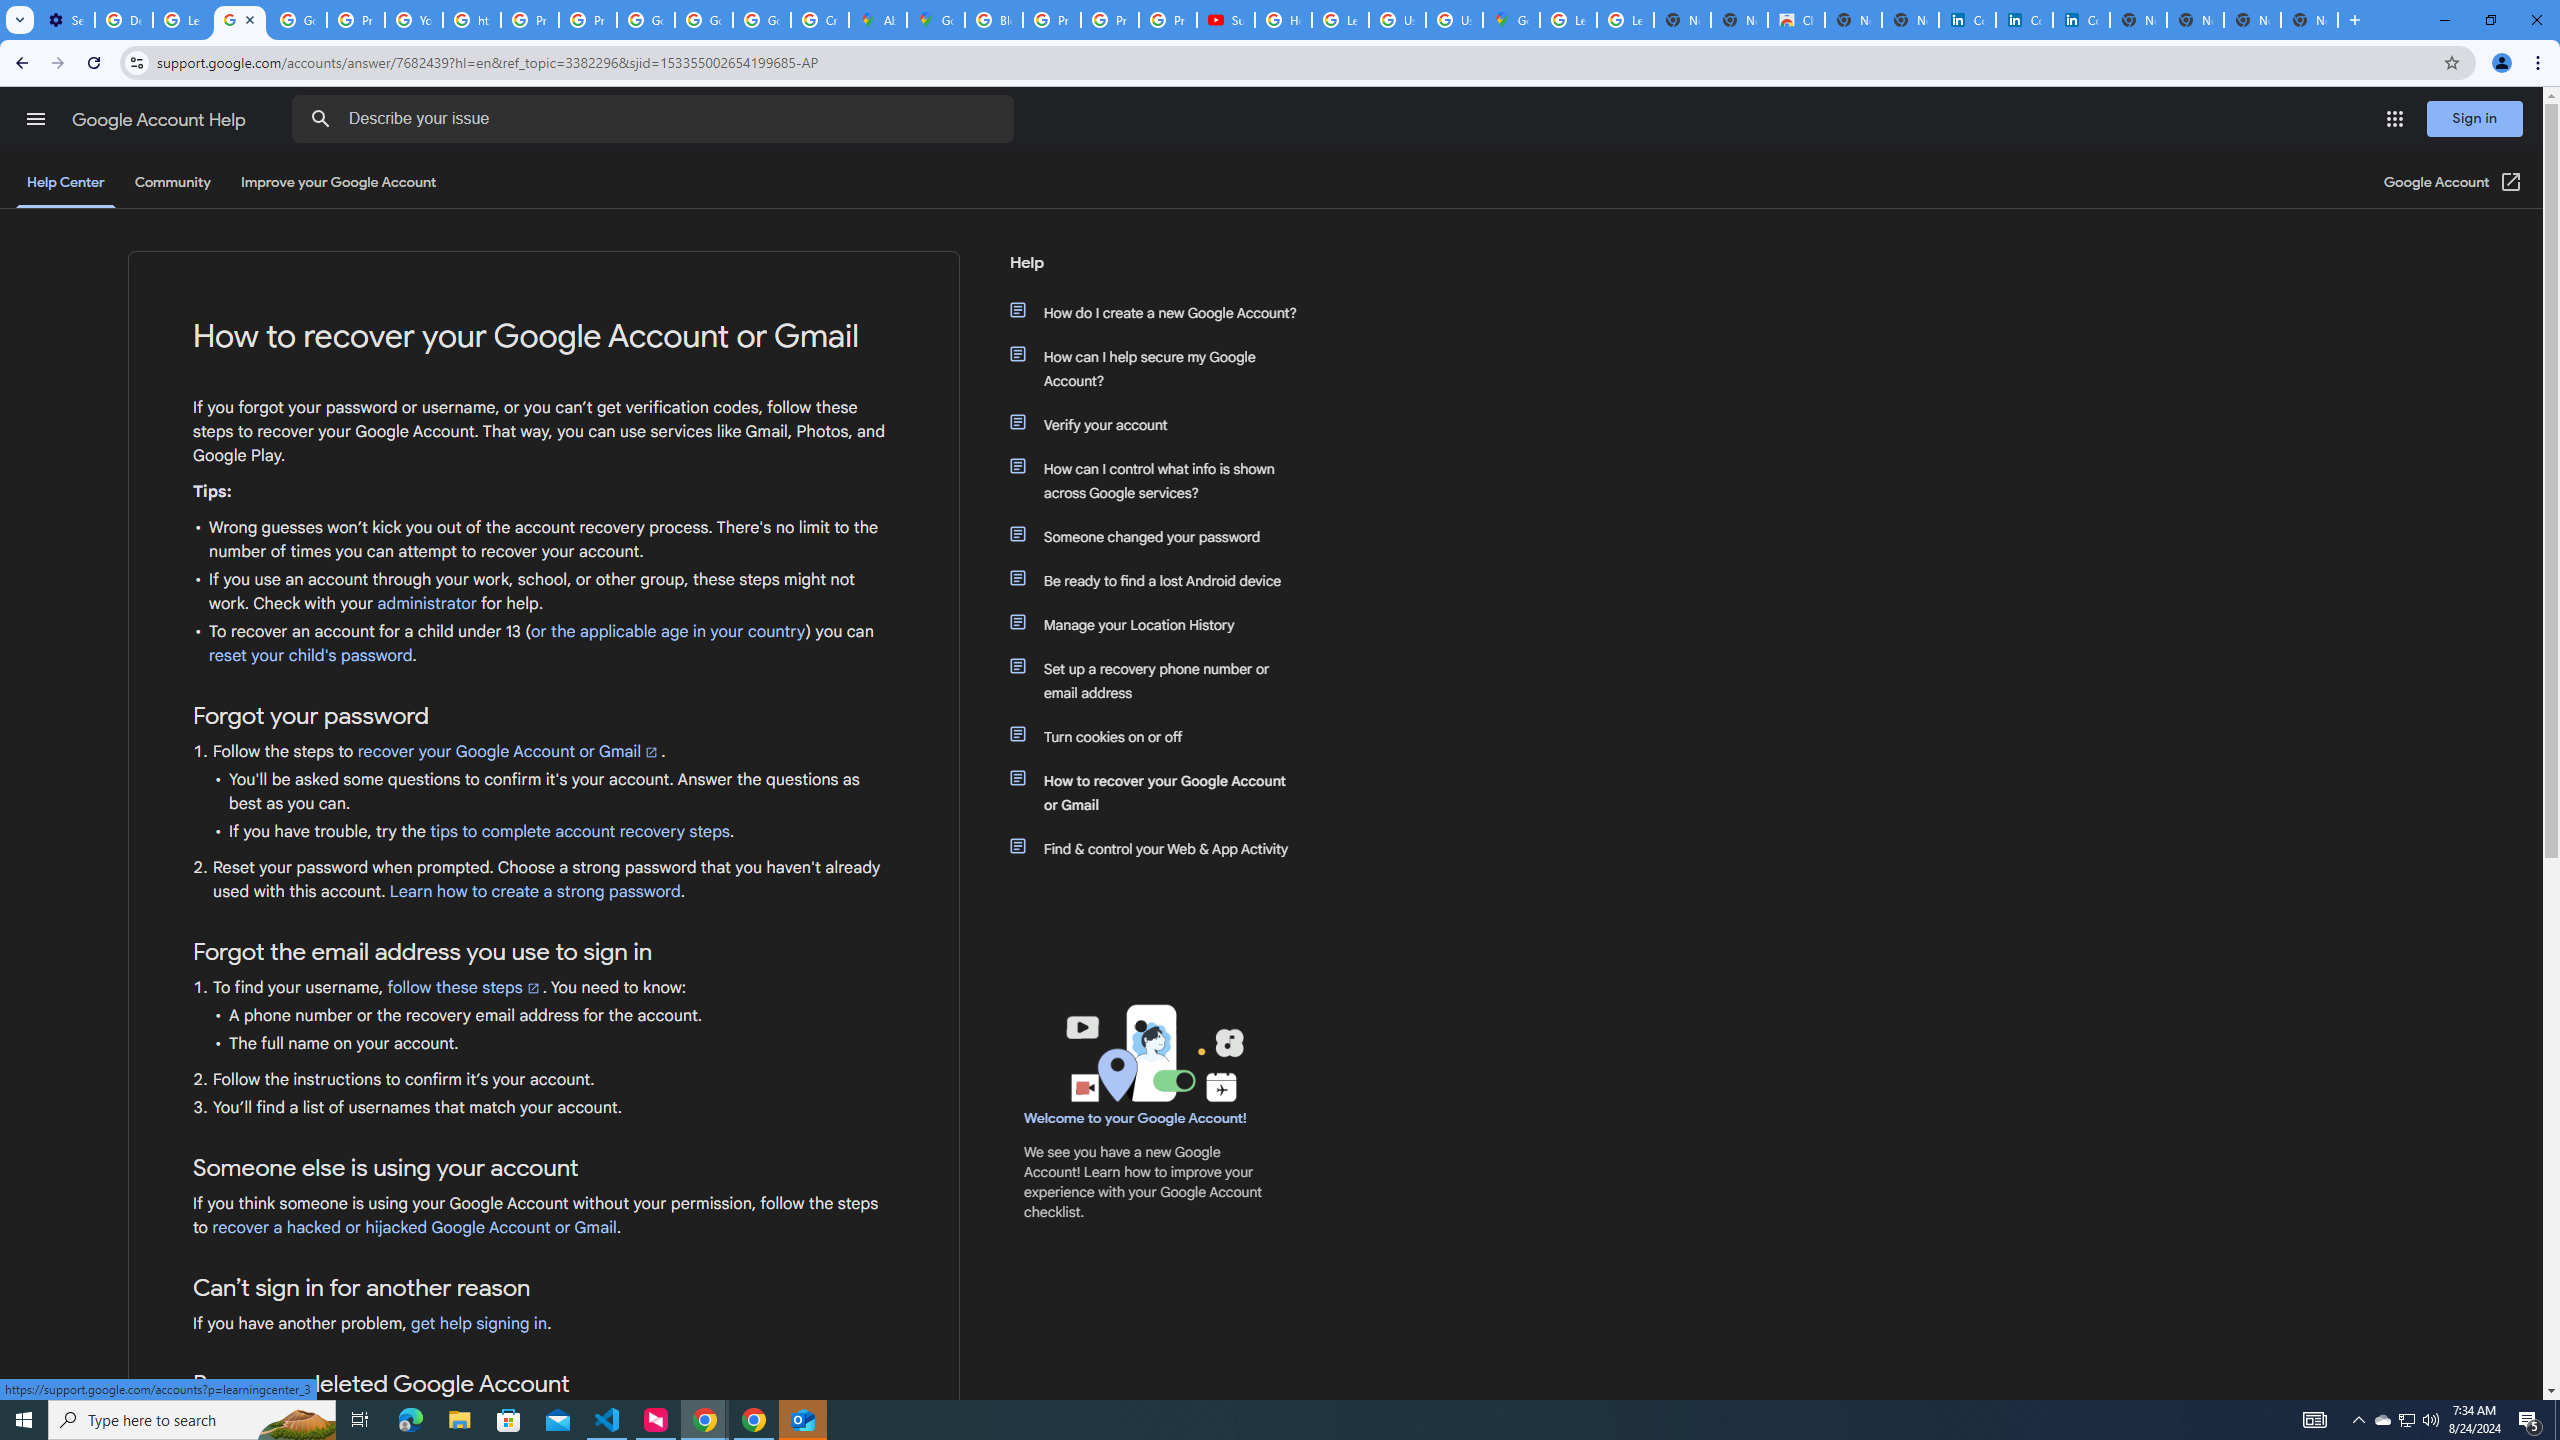  Describe the element at coordinates (656, 118) in the screenshot. I see `'Describe your issue'` at that location.